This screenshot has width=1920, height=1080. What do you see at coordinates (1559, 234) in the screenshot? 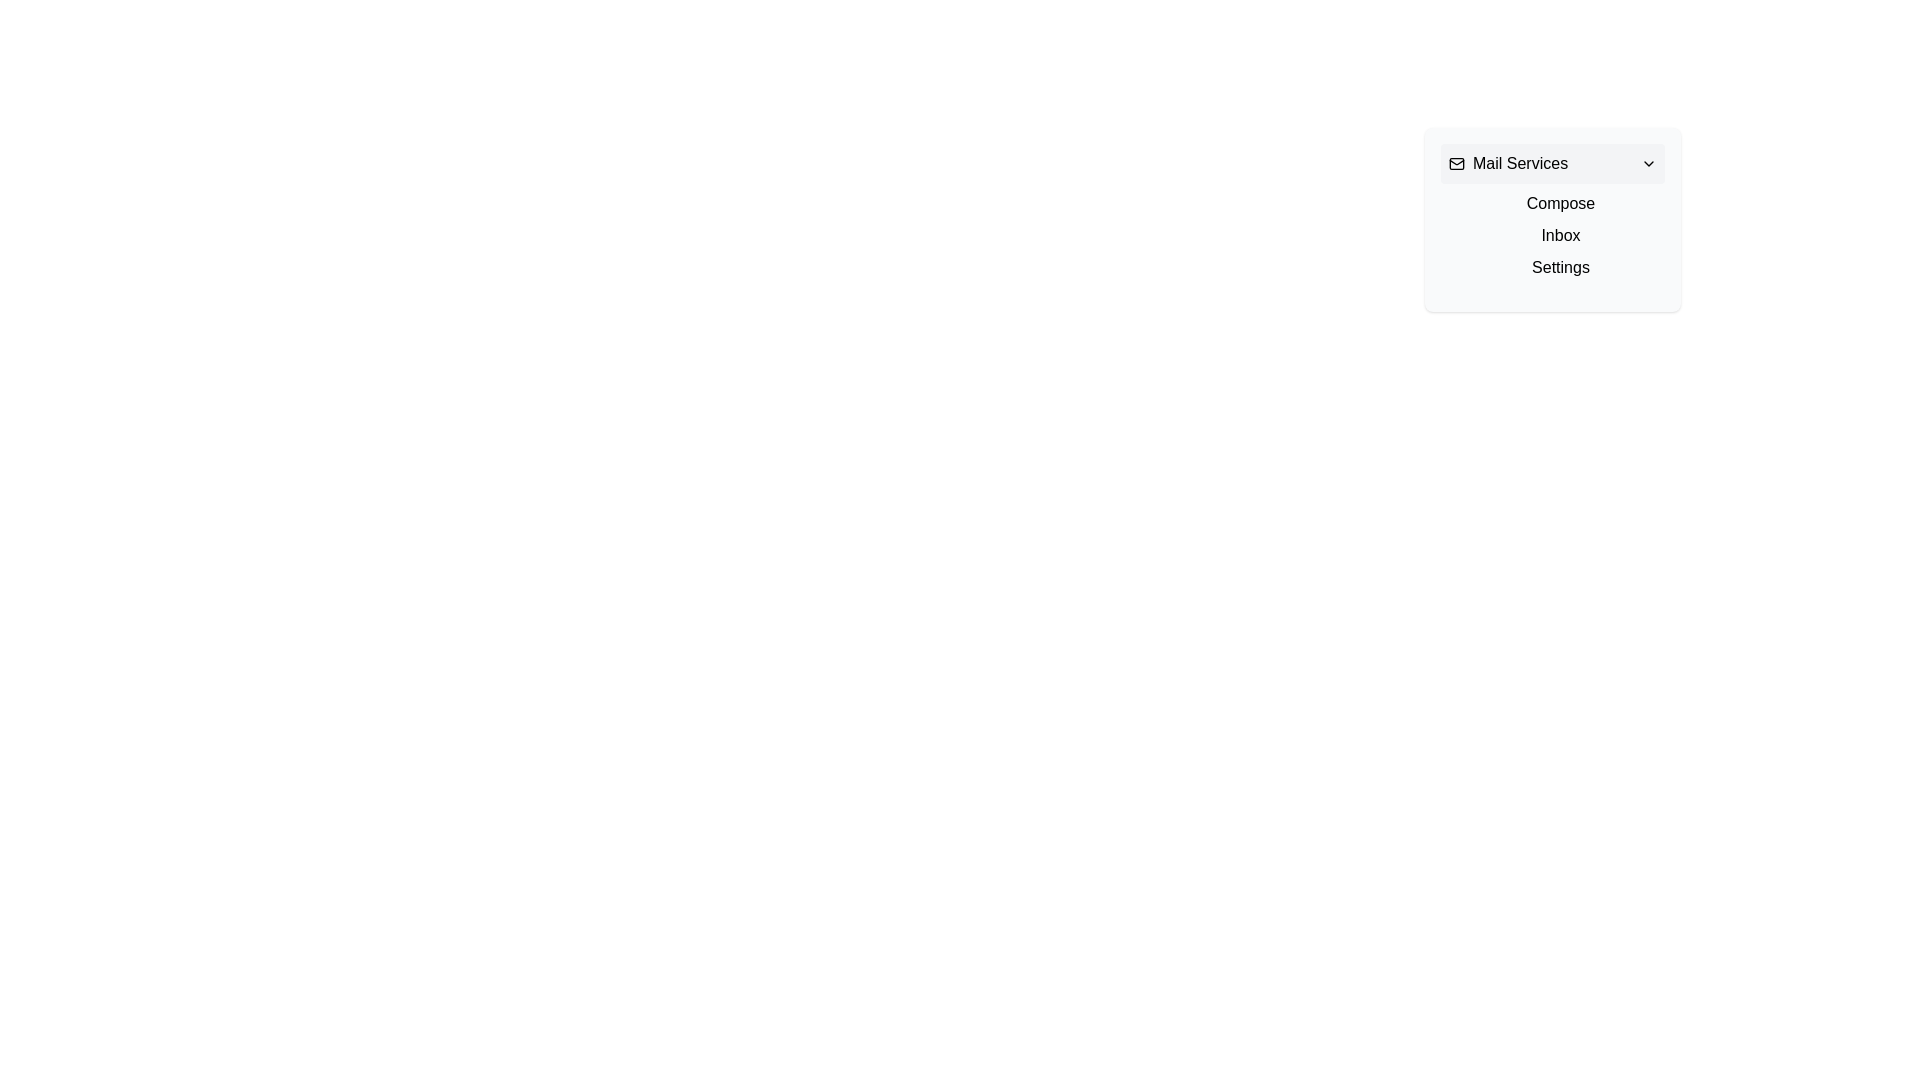
I see `the 'Inbox' text link, which is the second option in the vertical list of navigation links, positioned between 'Compose' and 'Settings'` at bounding box center [1559, 234].